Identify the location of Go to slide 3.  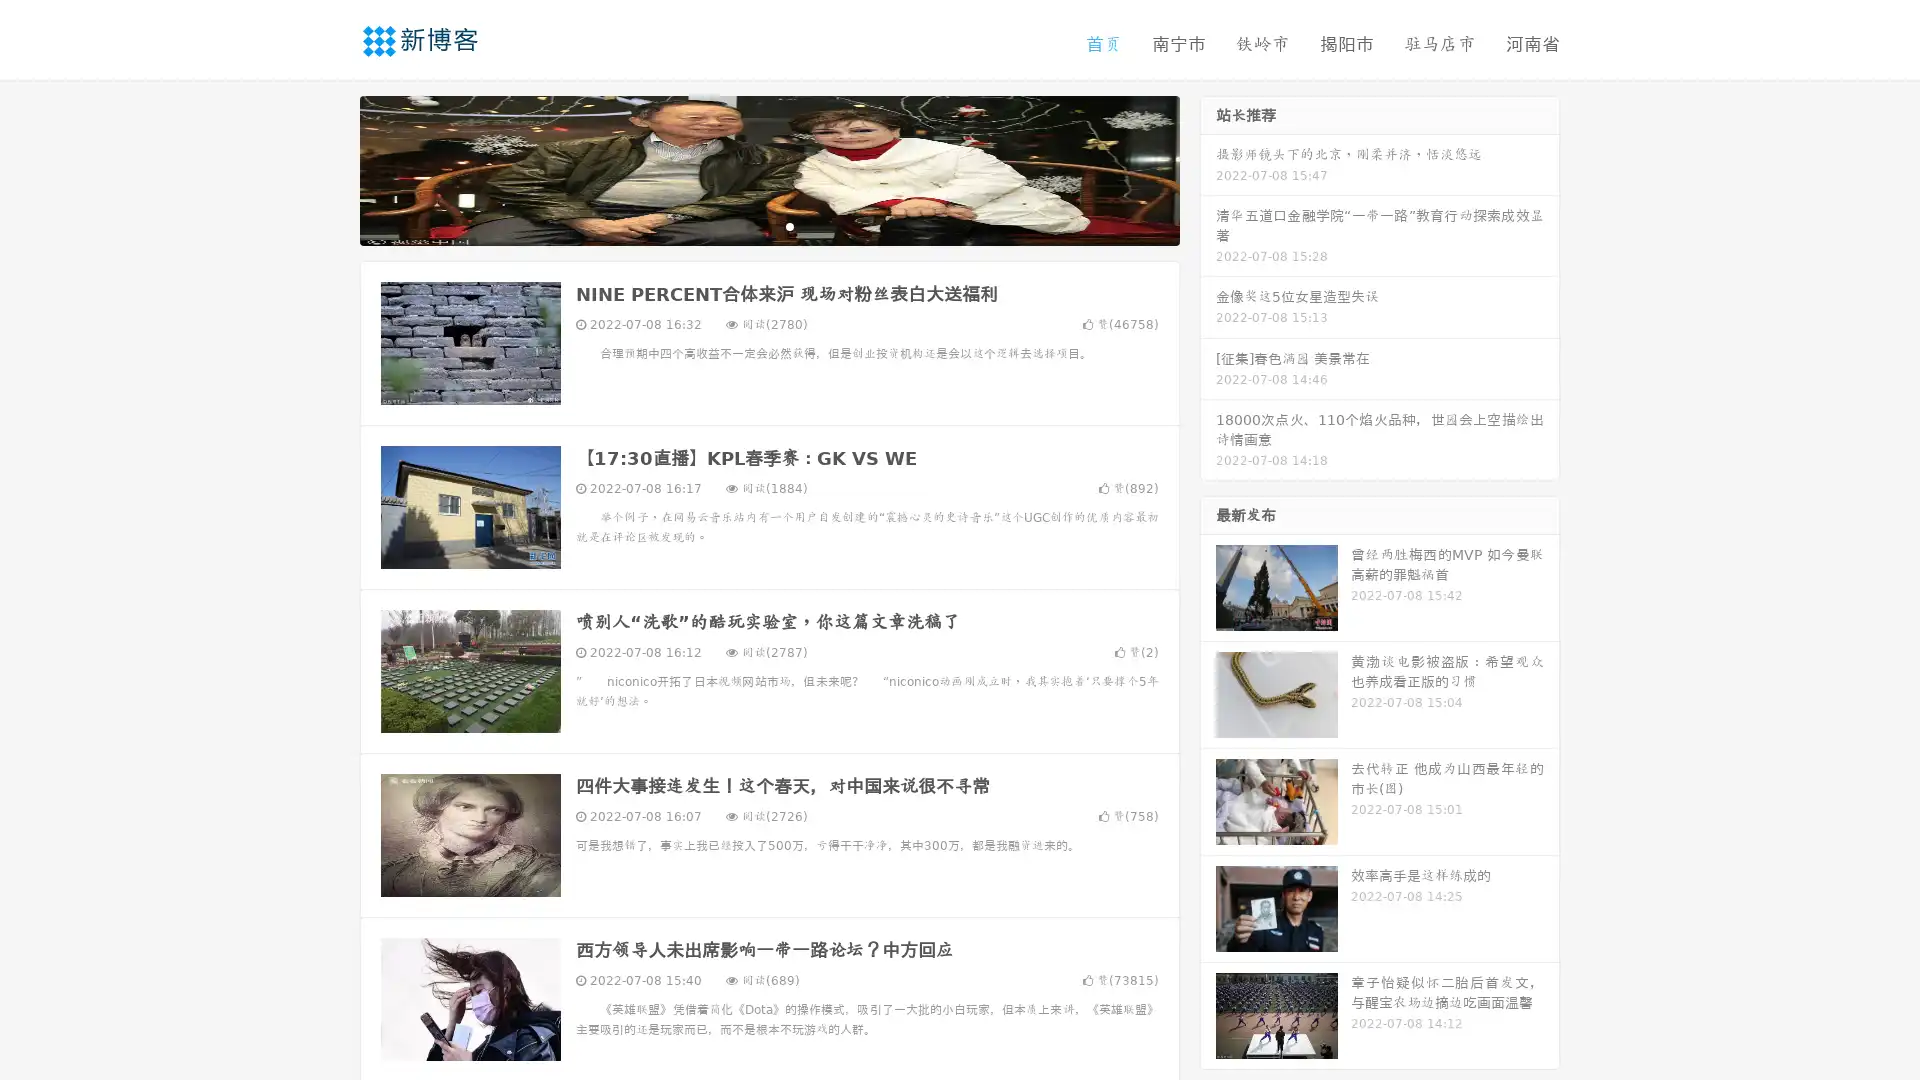
(789, 225).